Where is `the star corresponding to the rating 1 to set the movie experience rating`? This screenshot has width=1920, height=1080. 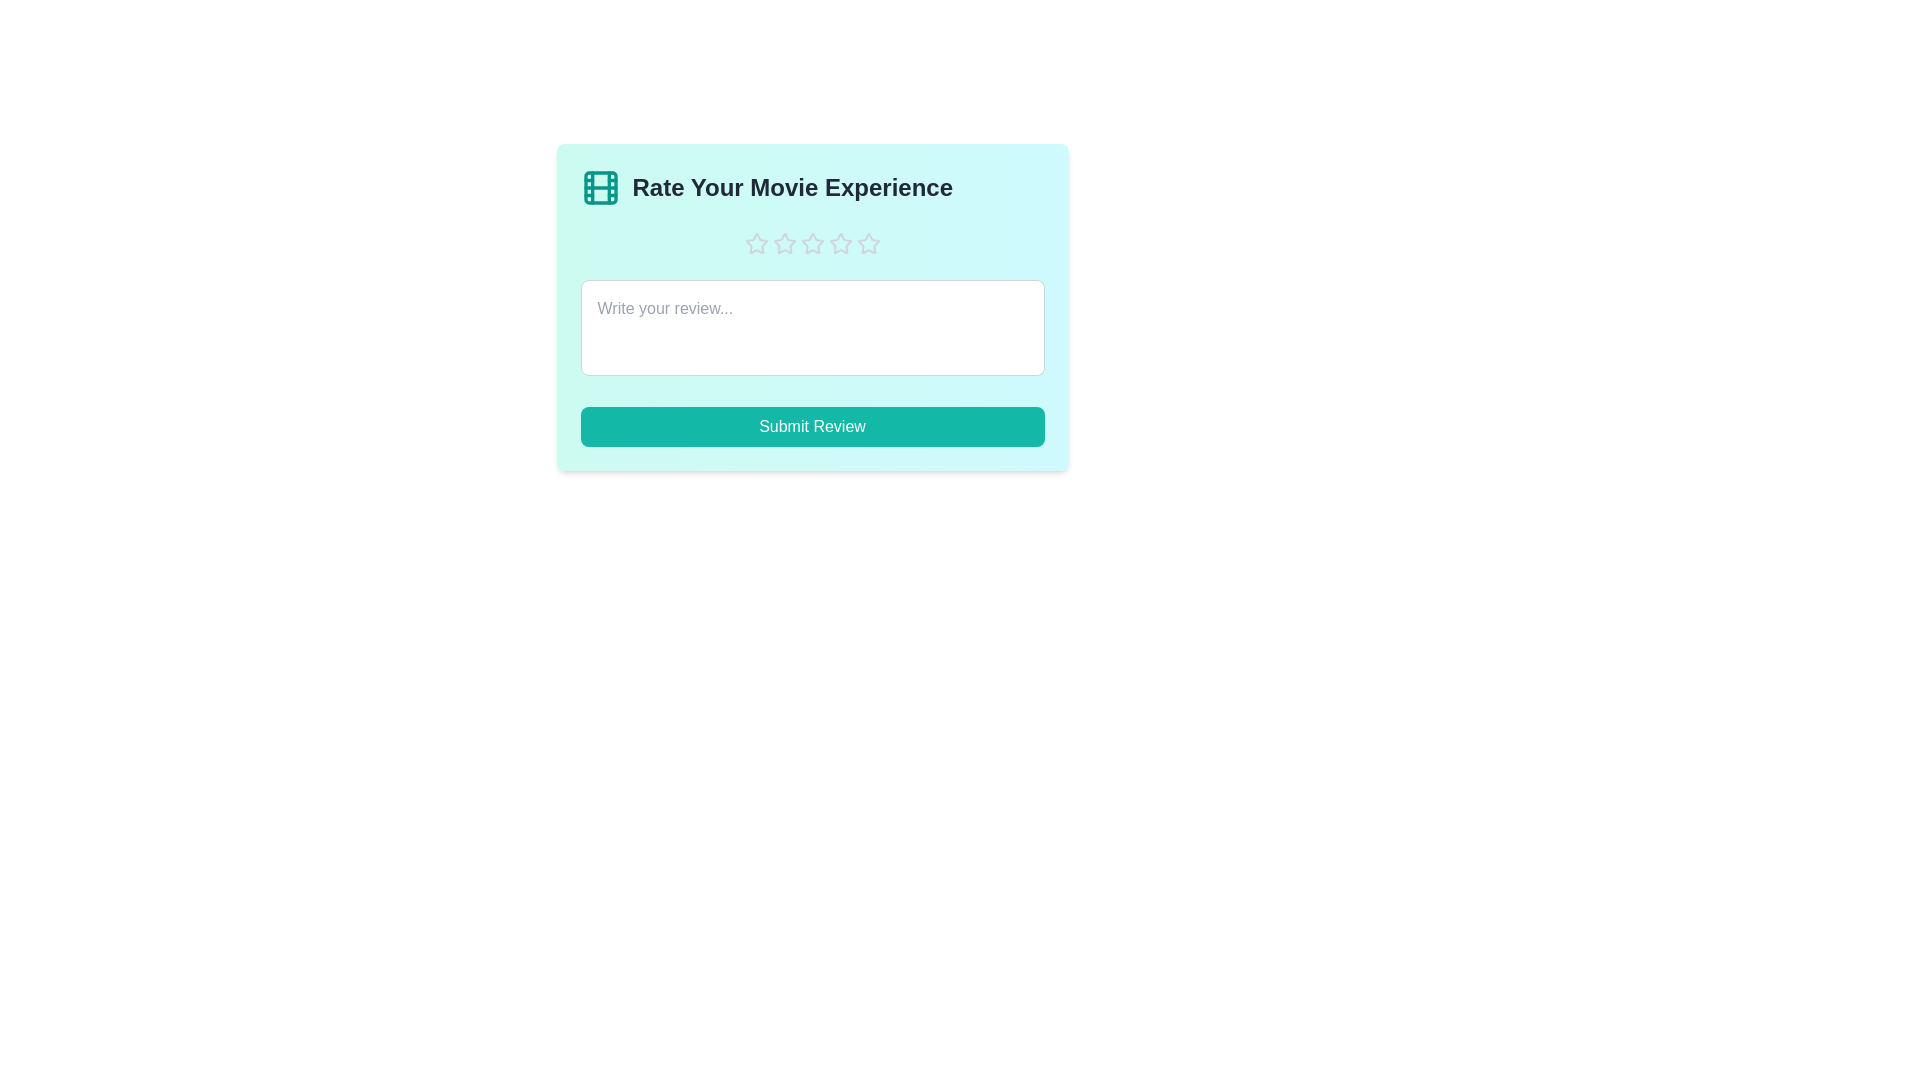
the star corresponding to the rating 1 to set the movie experience rating is located at coordinates (755, 242).